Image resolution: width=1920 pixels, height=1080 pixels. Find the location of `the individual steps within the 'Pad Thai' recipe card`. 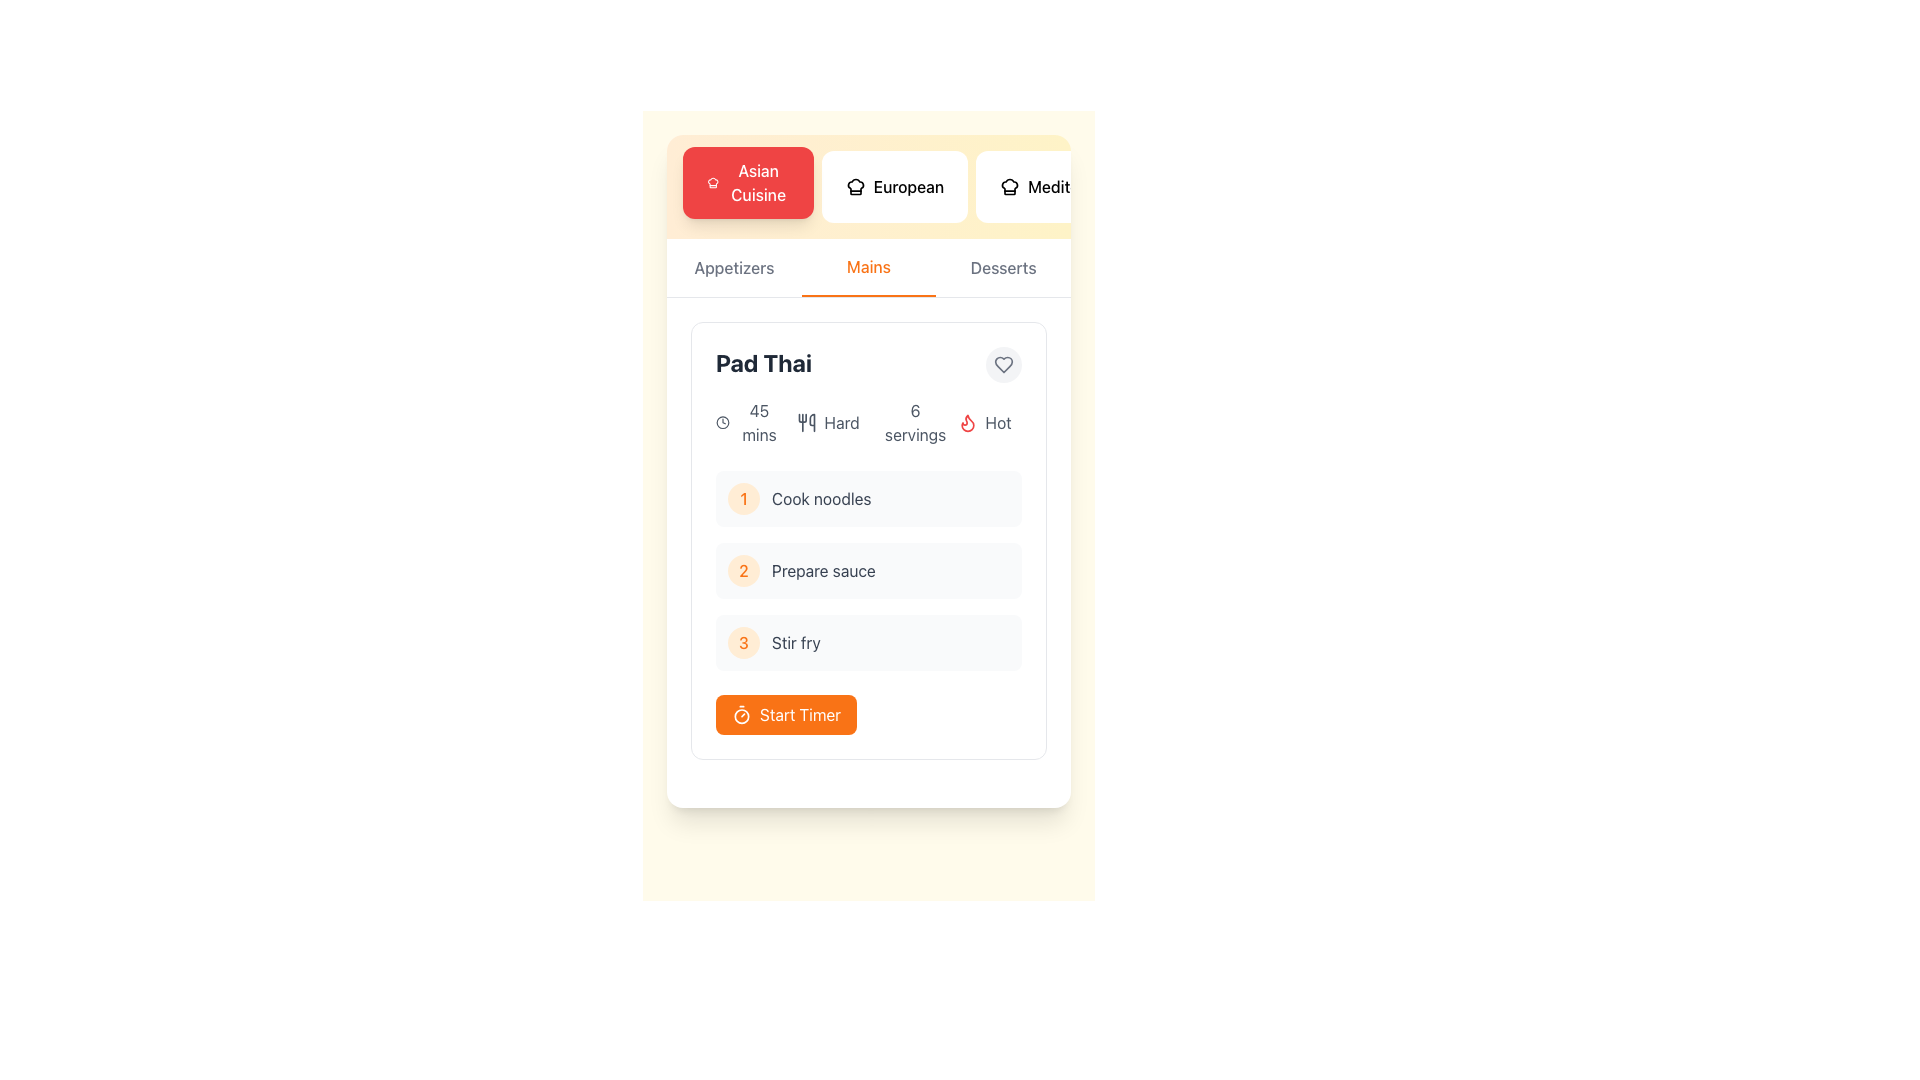

the individual steps within the 'Pad Thai' recipe card is located at coordinates (868, 540).